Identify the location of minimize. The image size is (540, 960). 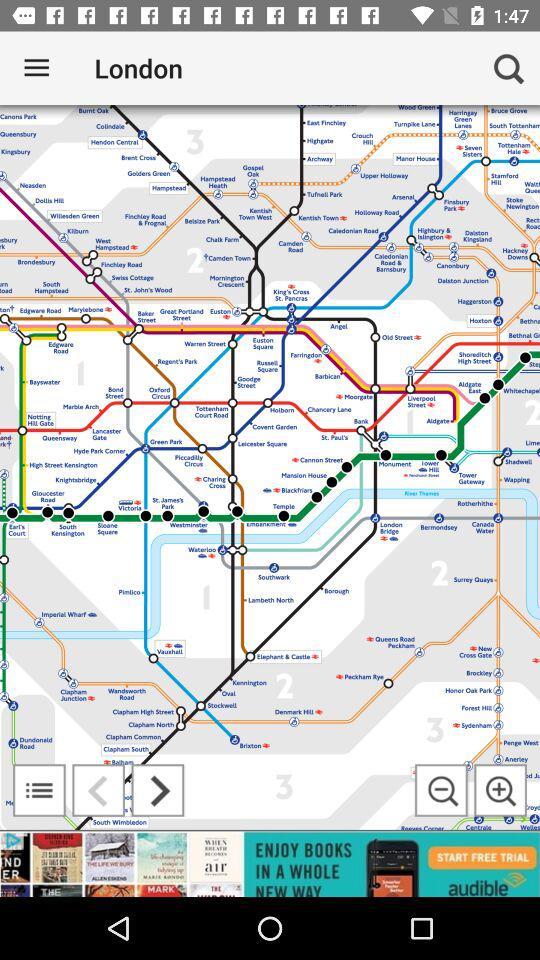
(441, 790).